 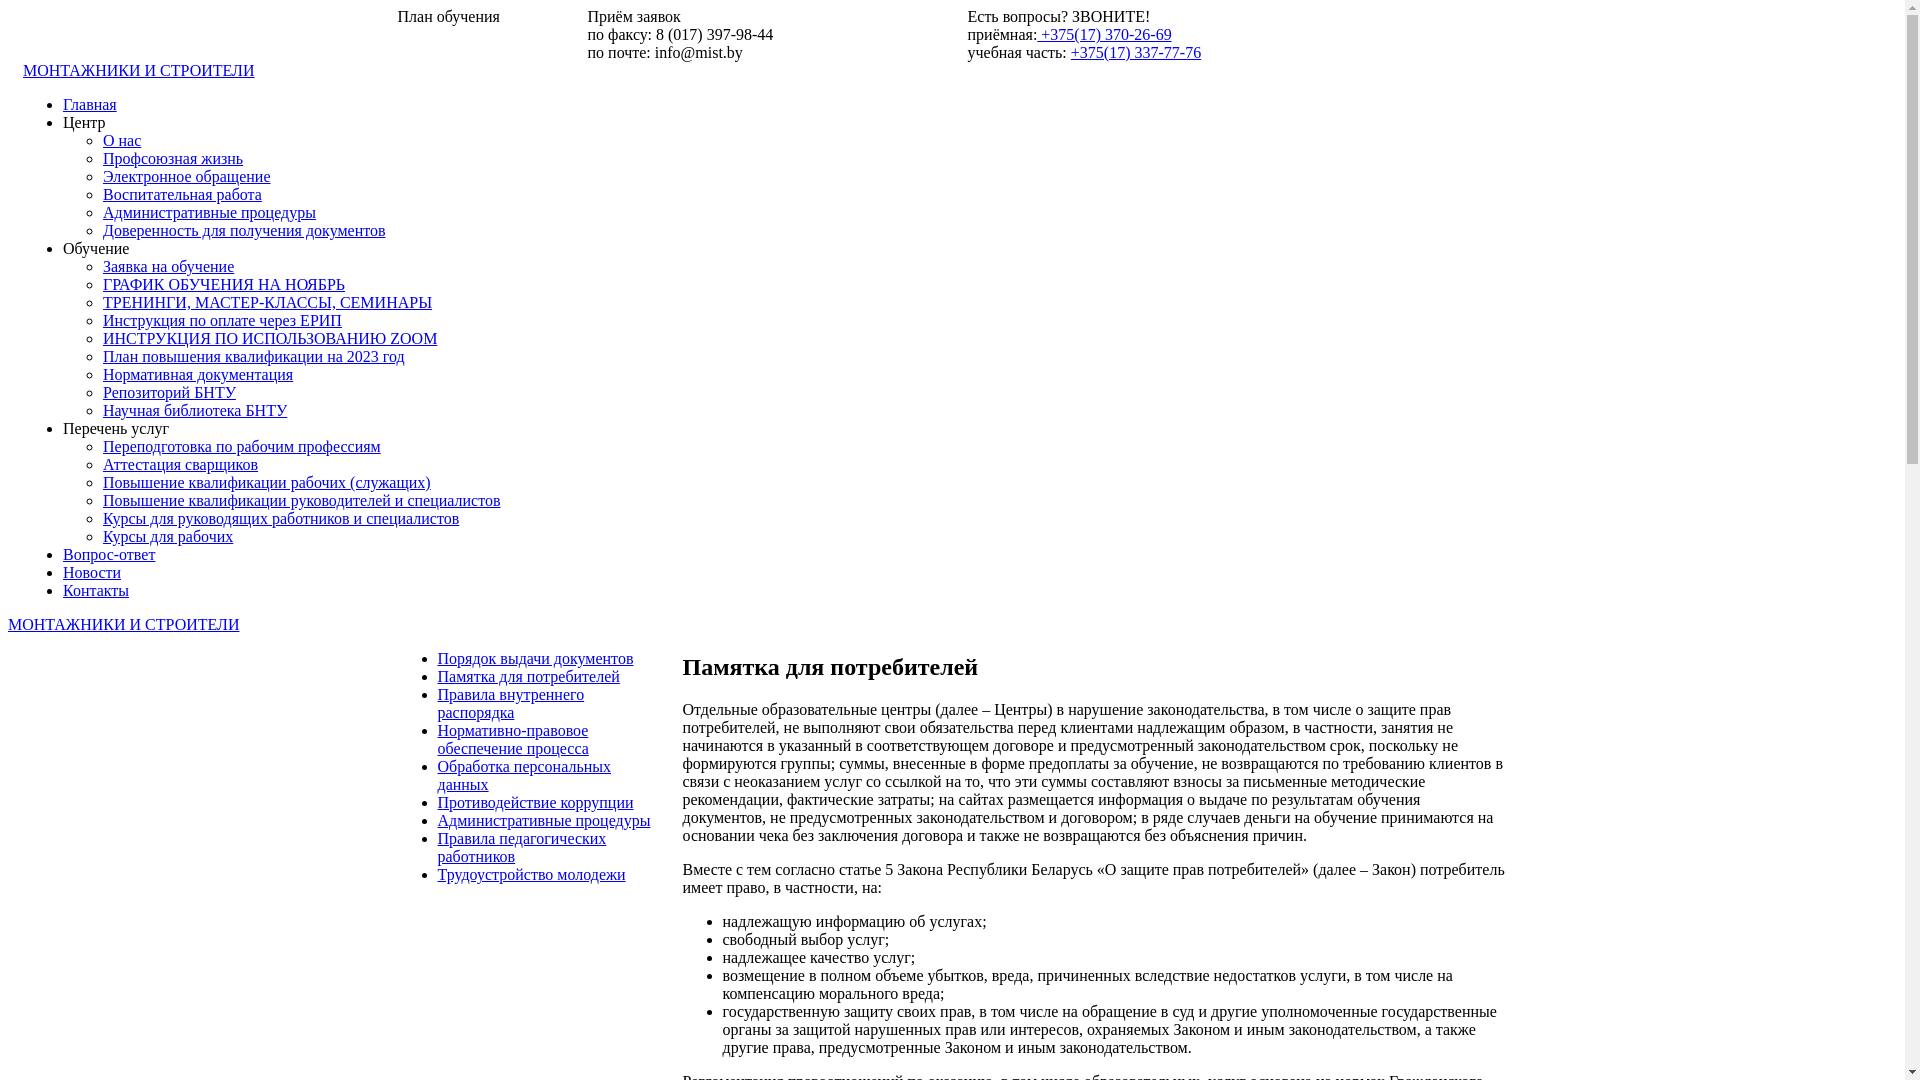 I want to click on '+375(17) 337-77-76', so click(x=1136, y=51).